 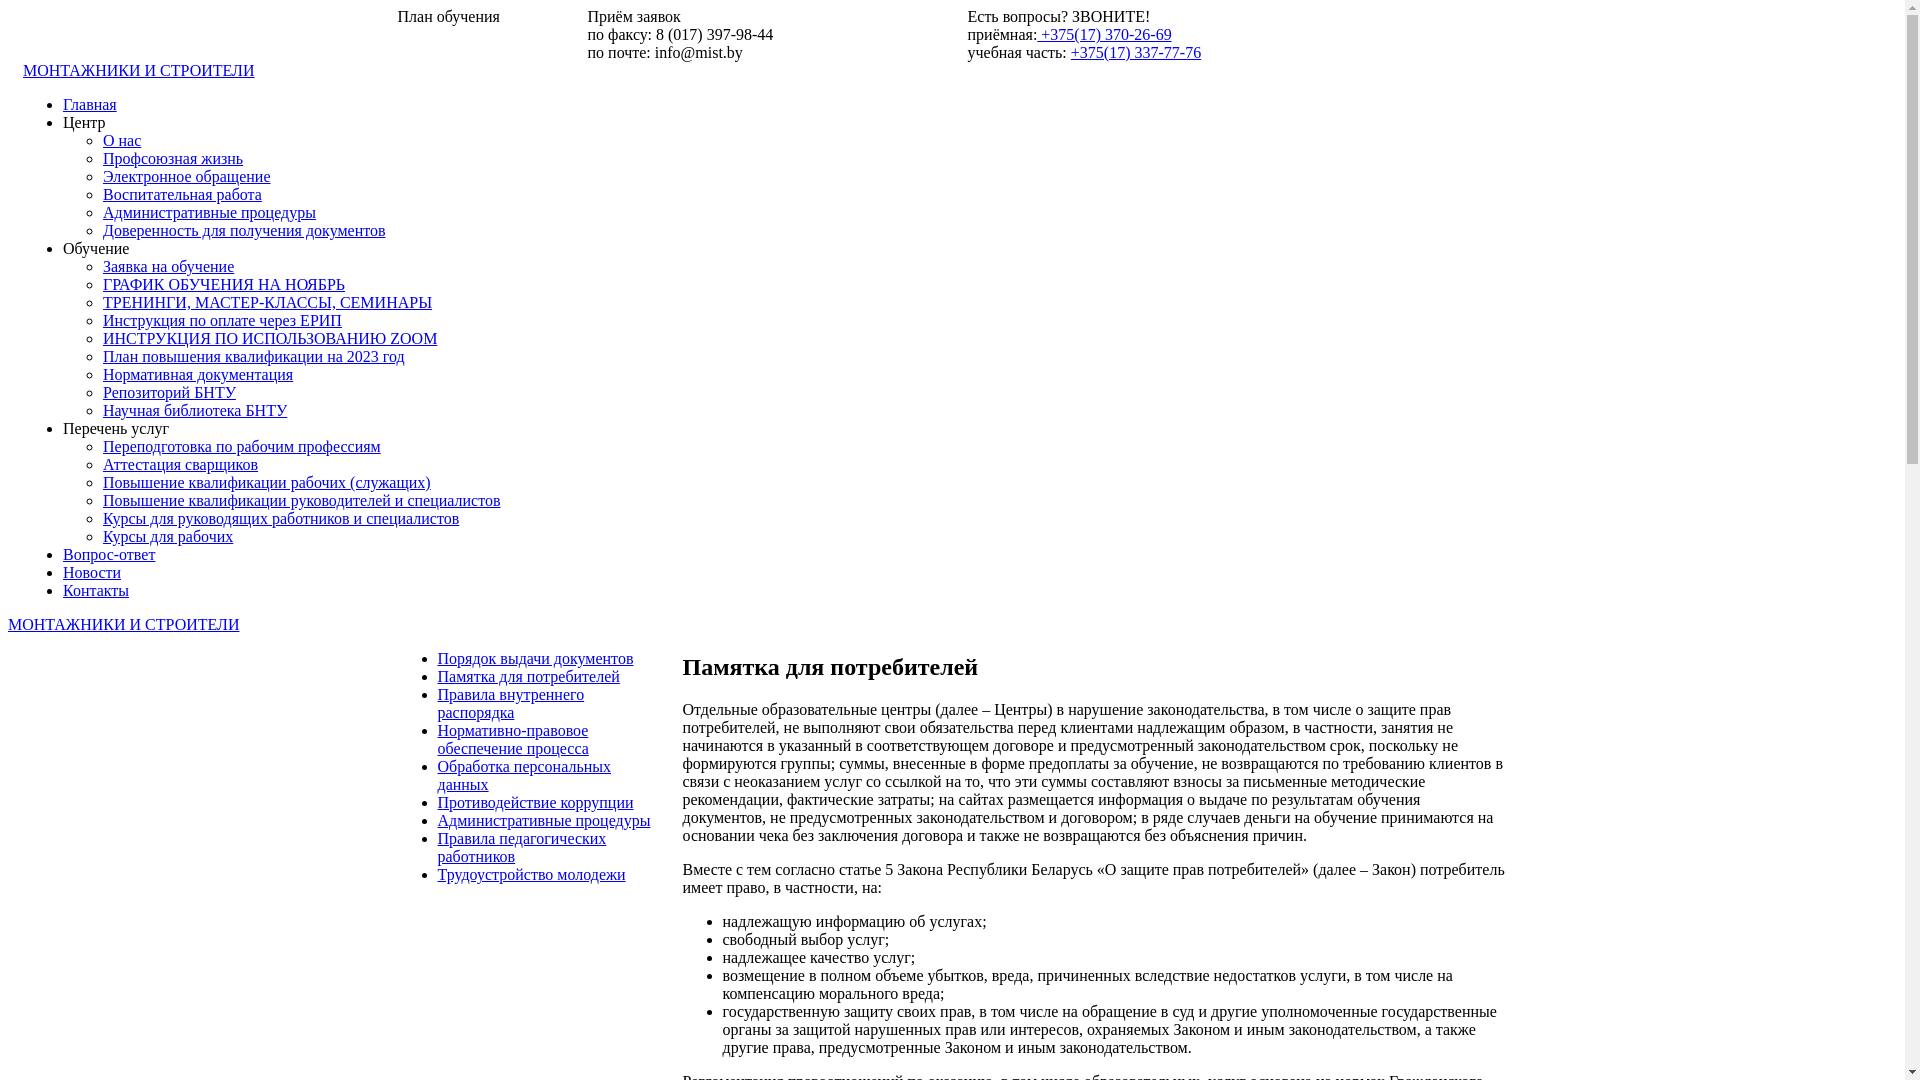 I want to click on '+375(17) 337-77-76', so click(x=1136, y=51).